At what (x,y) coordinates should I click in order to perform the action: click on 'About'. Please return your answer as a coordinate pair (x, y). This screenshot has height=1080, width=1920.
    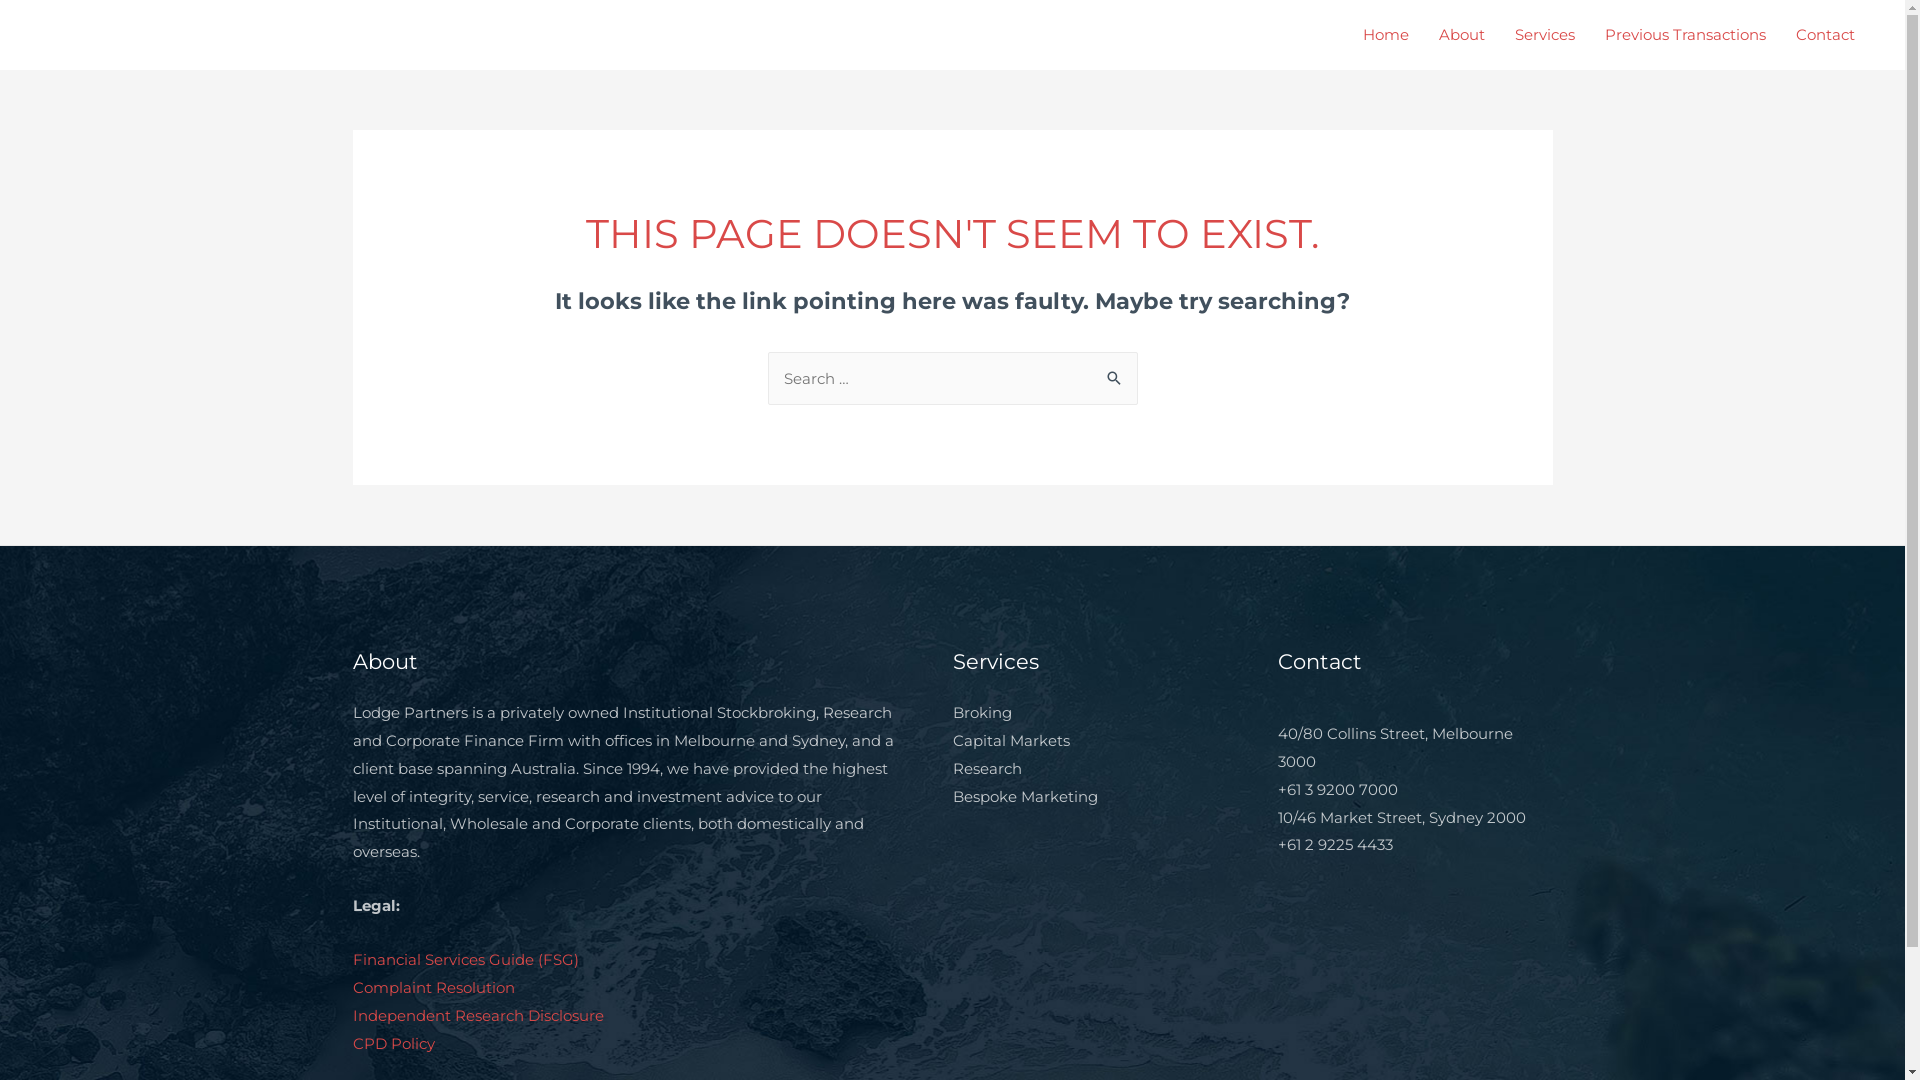
    Looking at the image, I should click on (1462, 34).